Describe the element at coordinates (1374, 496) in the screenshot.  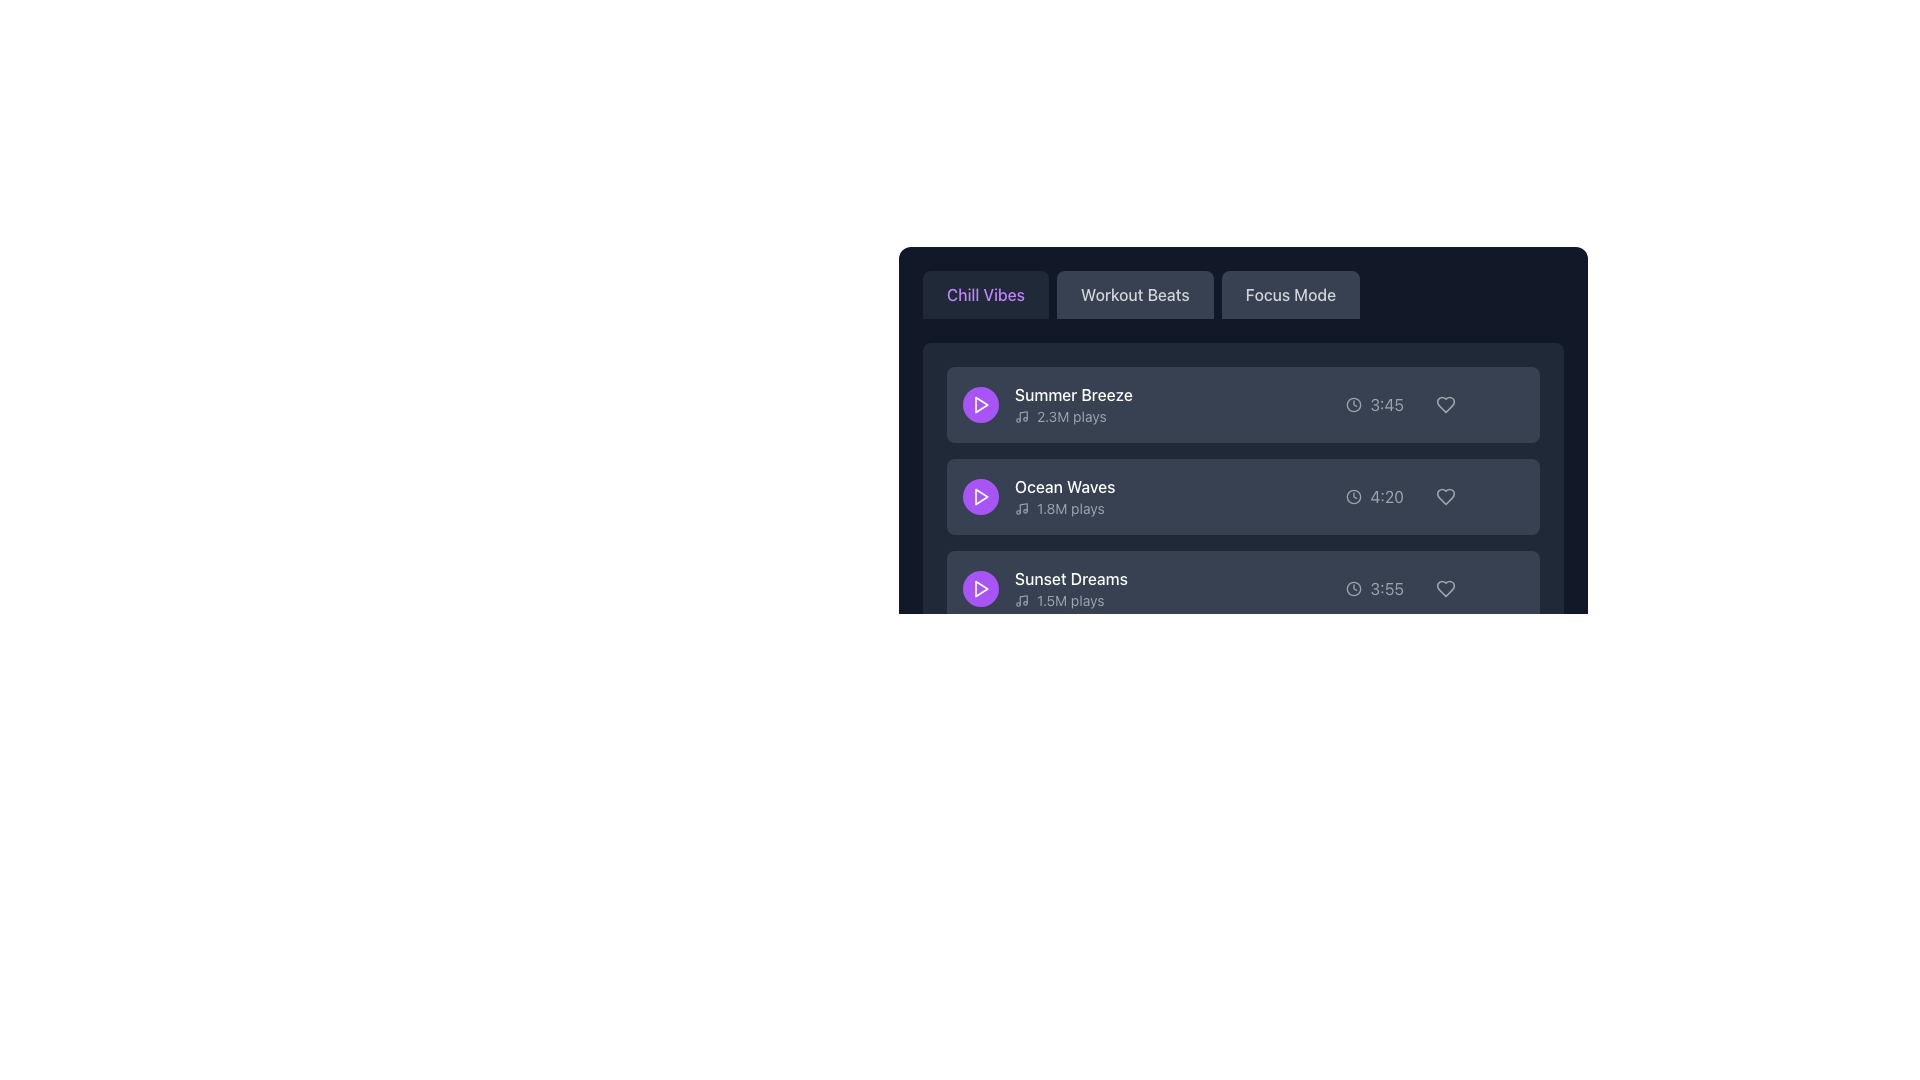
I see `the duration display element for the 'Ocean Waves' track, which shows '4:20' and is located on the right side of the row, adjacent to a heart icon` at that location.